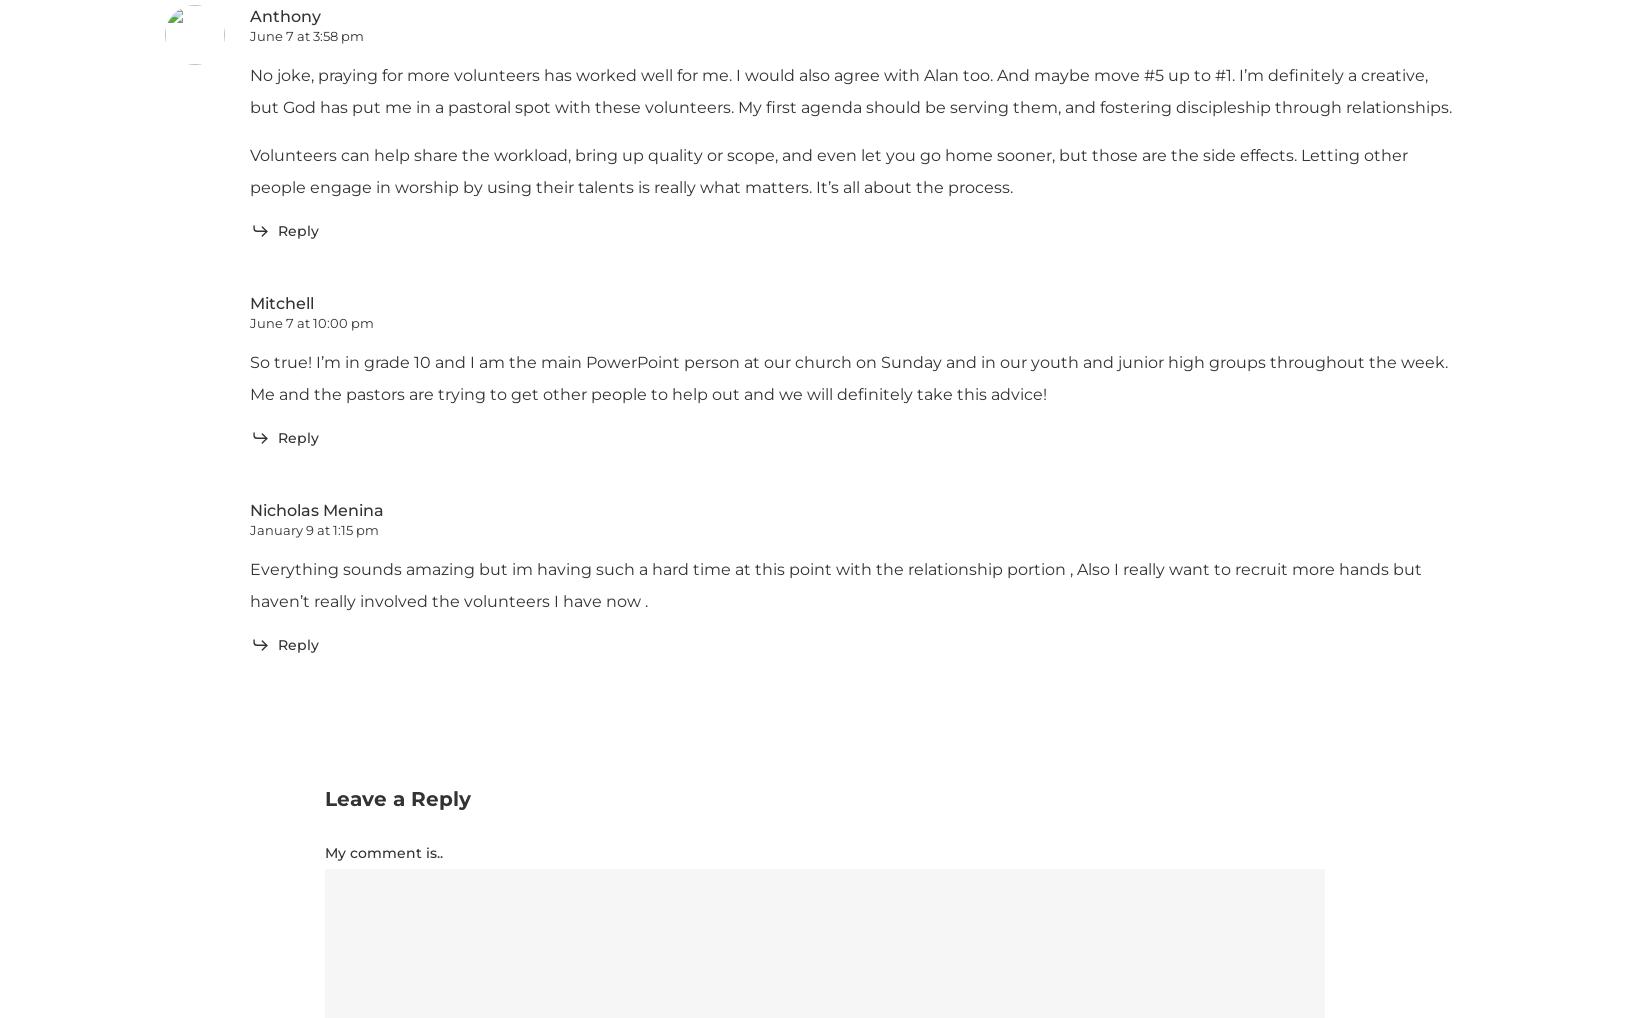 The image size is (1650, 1018). I want to click on 'No joke, praying for more volunteers has worked well for me. I would also agree with Alan too. And maybe move #5 up to #1. I’m definitely a creative, but God has put me in a pastoral spot with these volunteers. My first agenda should be serving them, and fostering discipleship through relationships.', so click(249, 91).